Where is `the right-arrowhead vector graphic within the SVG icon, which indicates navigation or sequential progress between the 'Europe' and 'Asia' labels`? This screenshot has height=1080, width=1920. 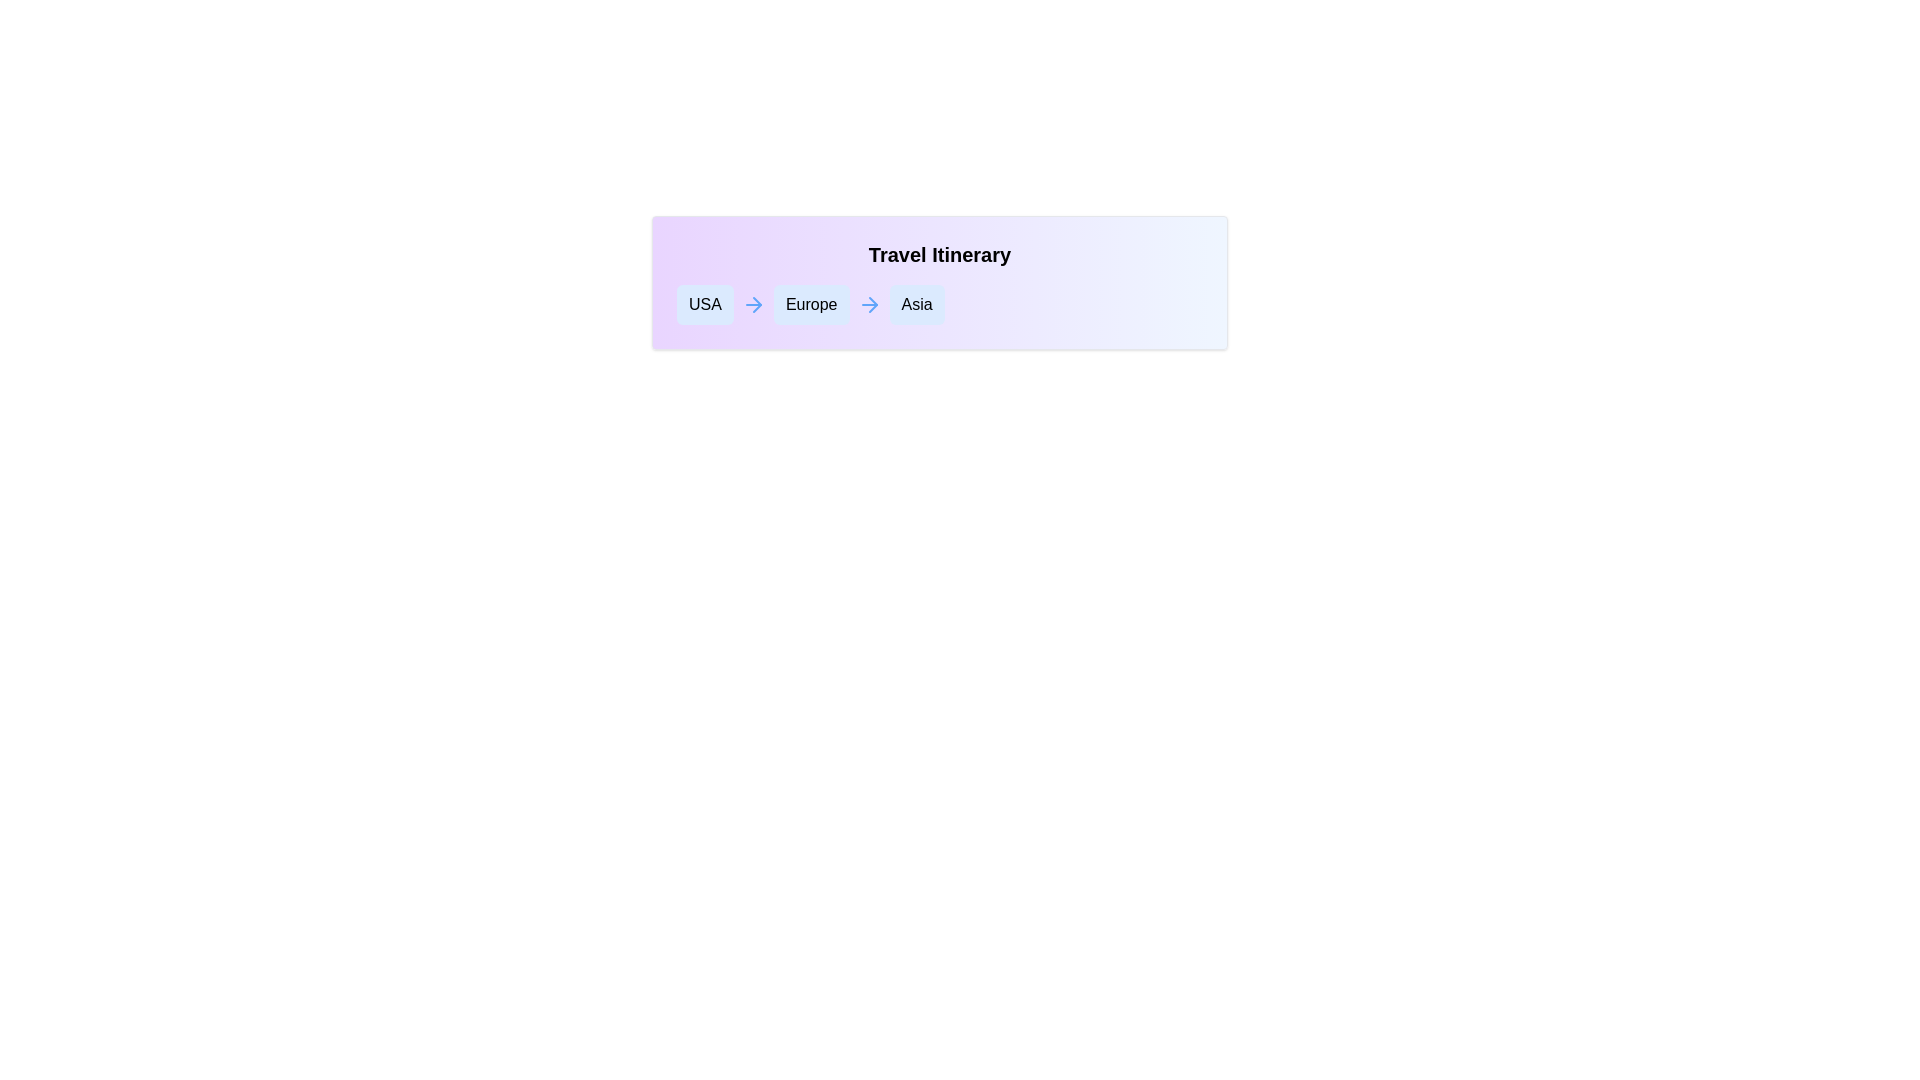 the right-arrowhead vector graphic within the SVG icon, which indicates navigation or sequential progress between the 'Europe' and 'Asia' labels is located at coordinates (756, 304).